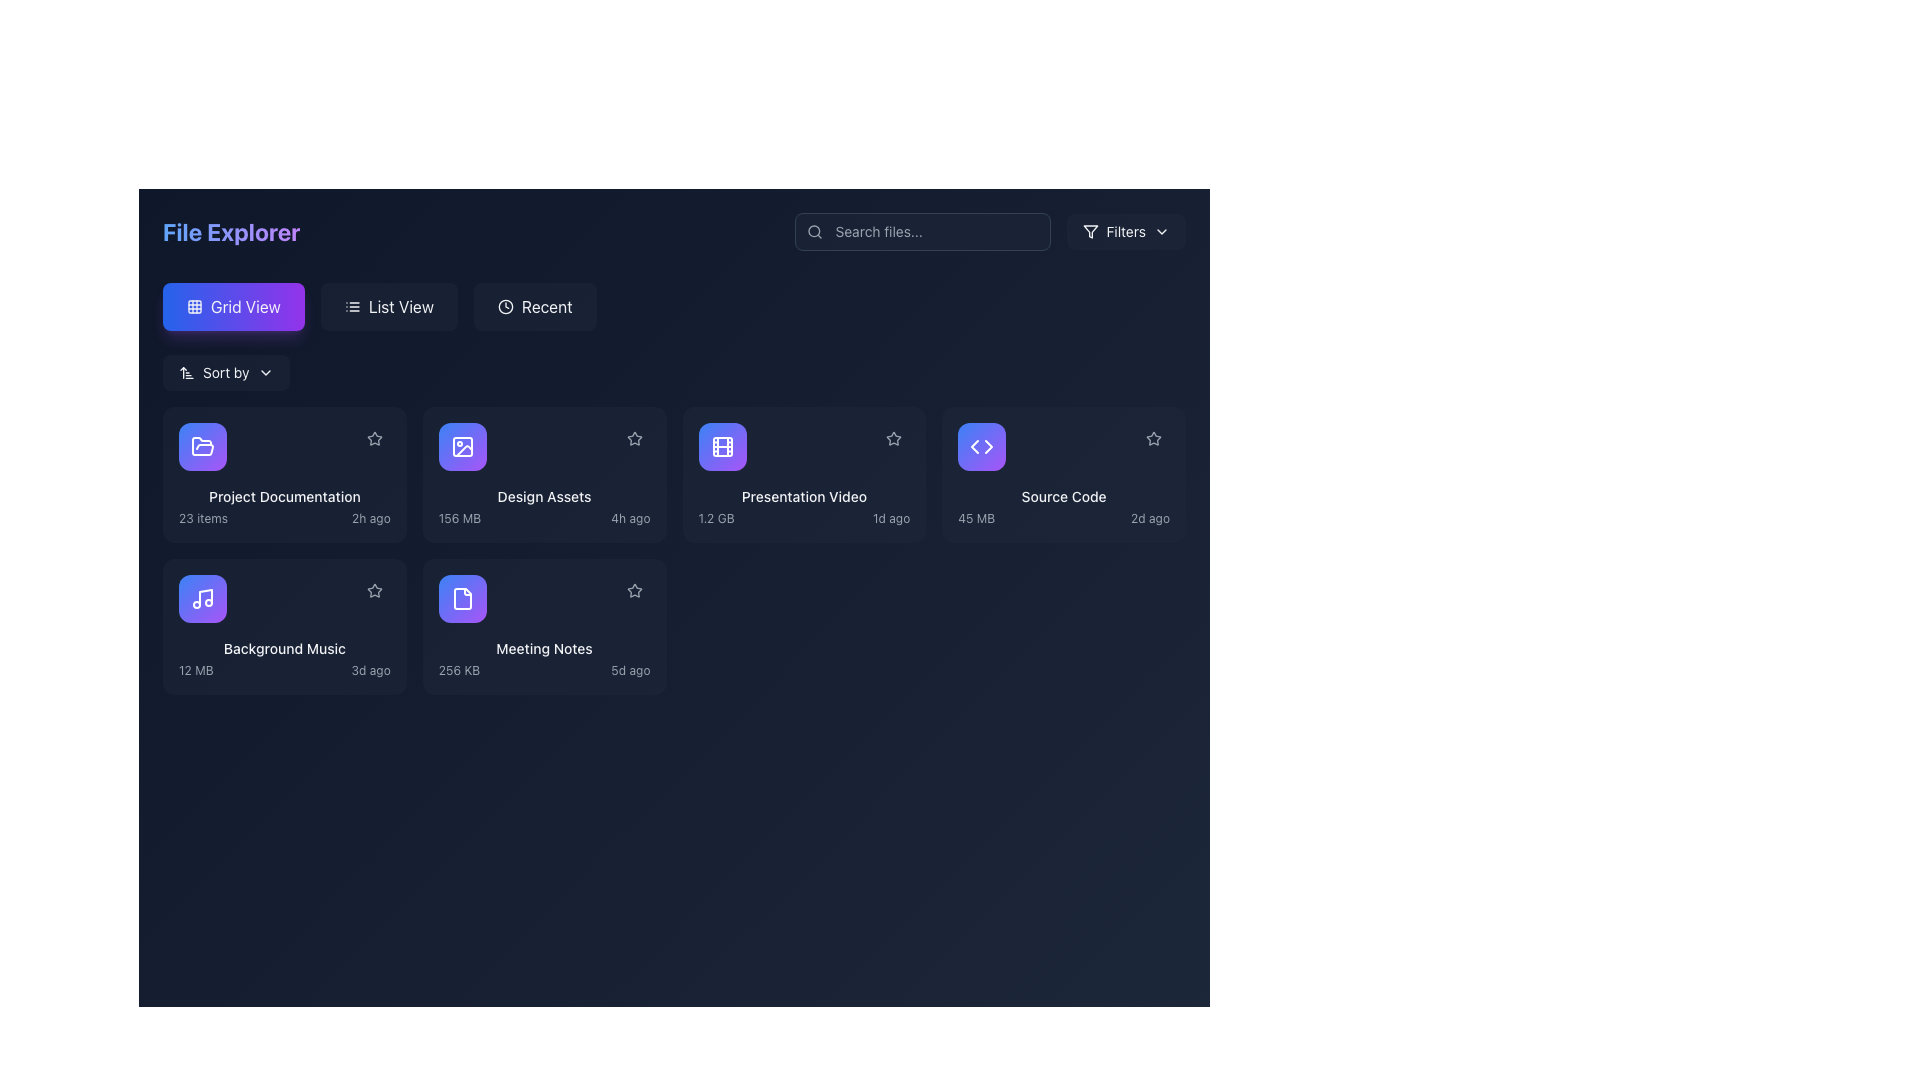 The image size is (1920, 1080). Describe the element at coordinates (976, 518) in the screenshot. I see `the text label displaying '45 MB' in the Source Code card within the File Explorer interface` at that location.